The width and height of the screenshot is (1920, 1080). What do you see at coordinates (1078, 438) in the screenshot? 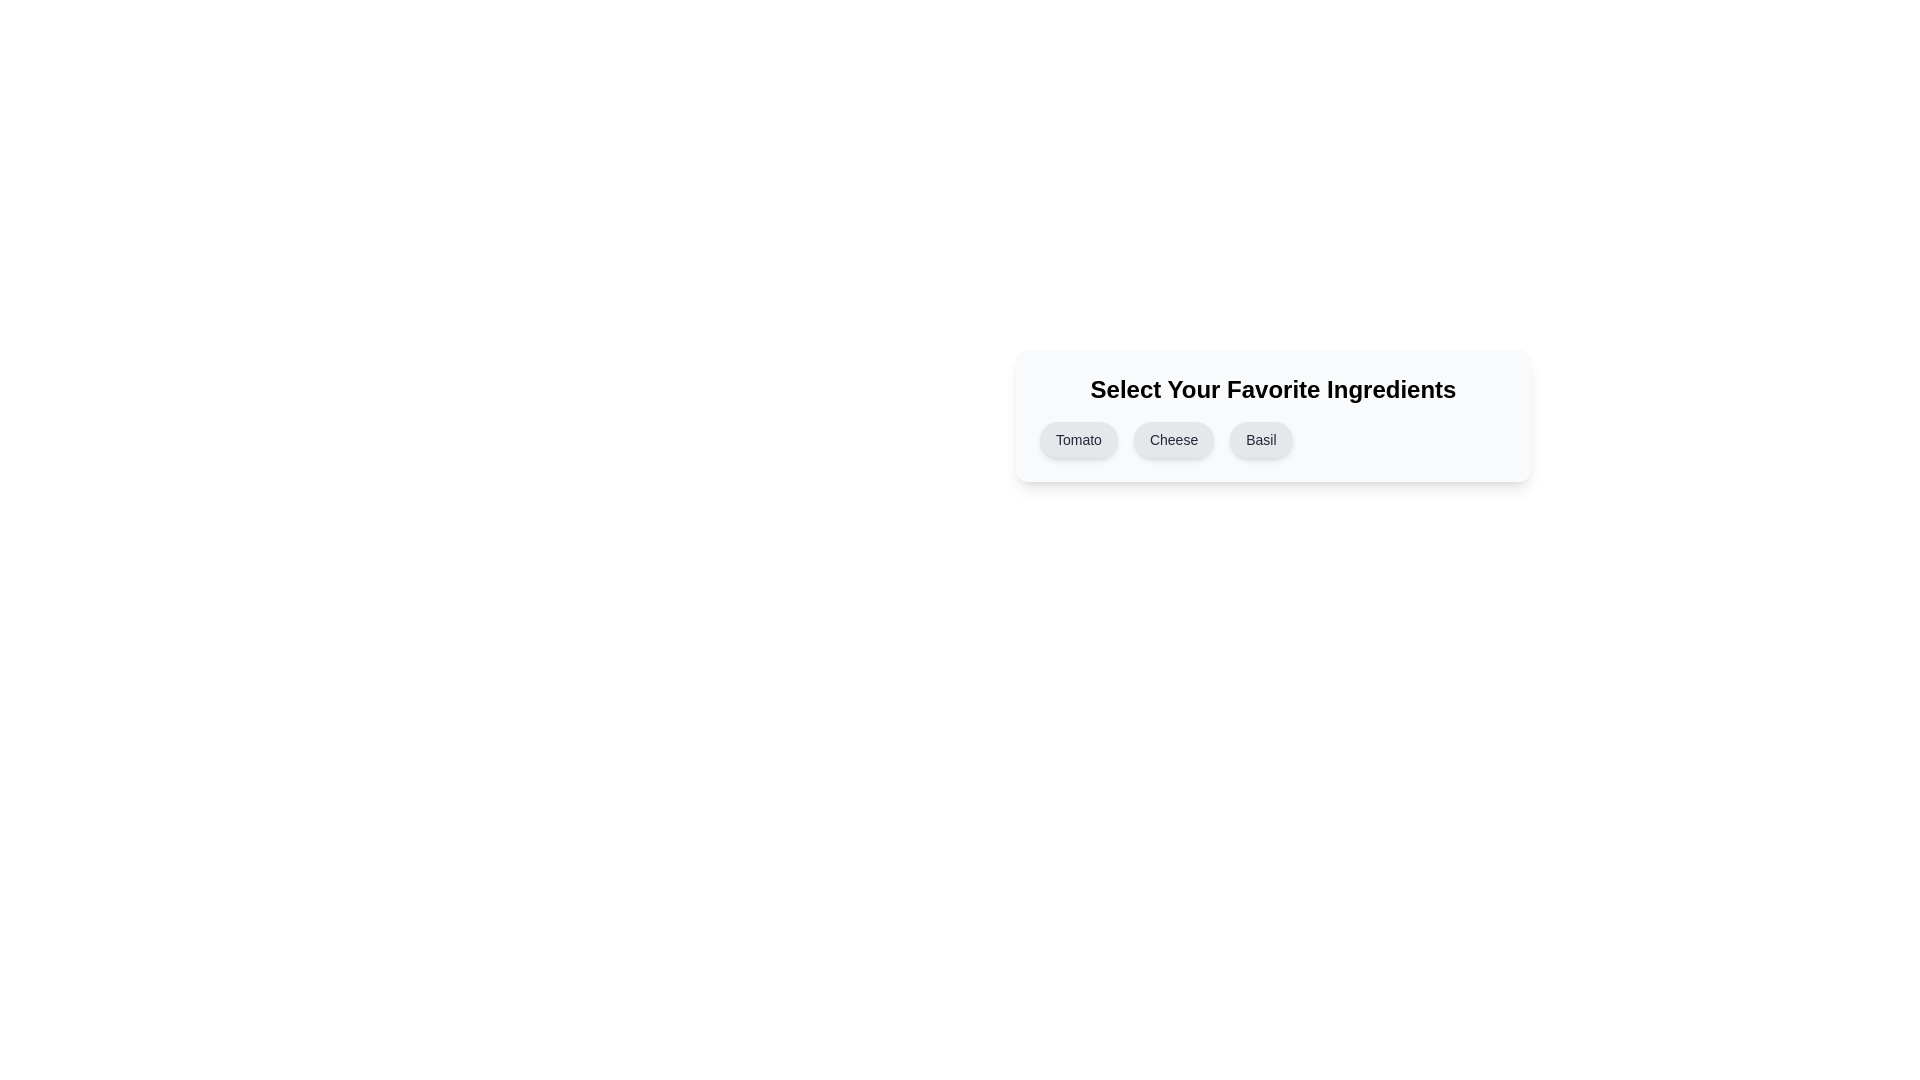
I see `the button corresponding to the ingredient Tomato` at bounding box center [1078, 438].